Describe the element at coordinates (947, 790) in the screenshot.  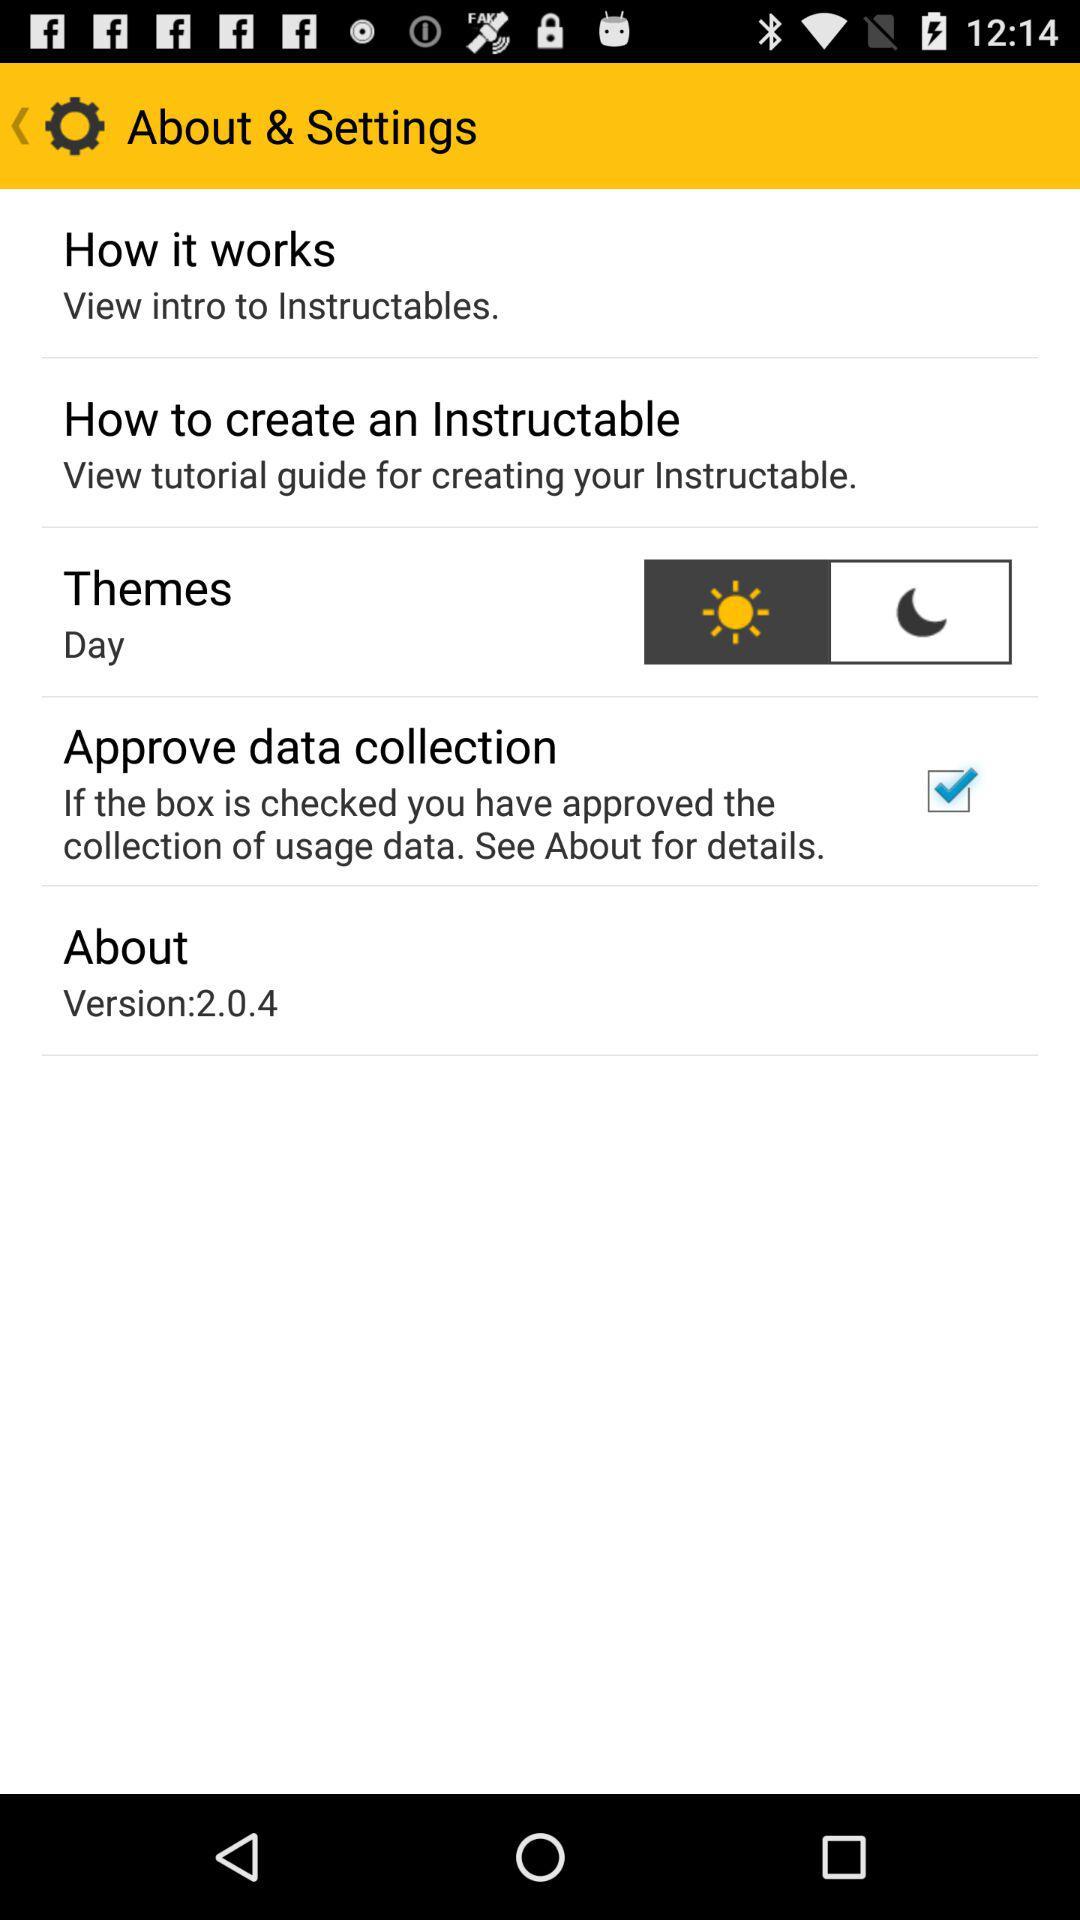
I see `the icon on the right` at that location.